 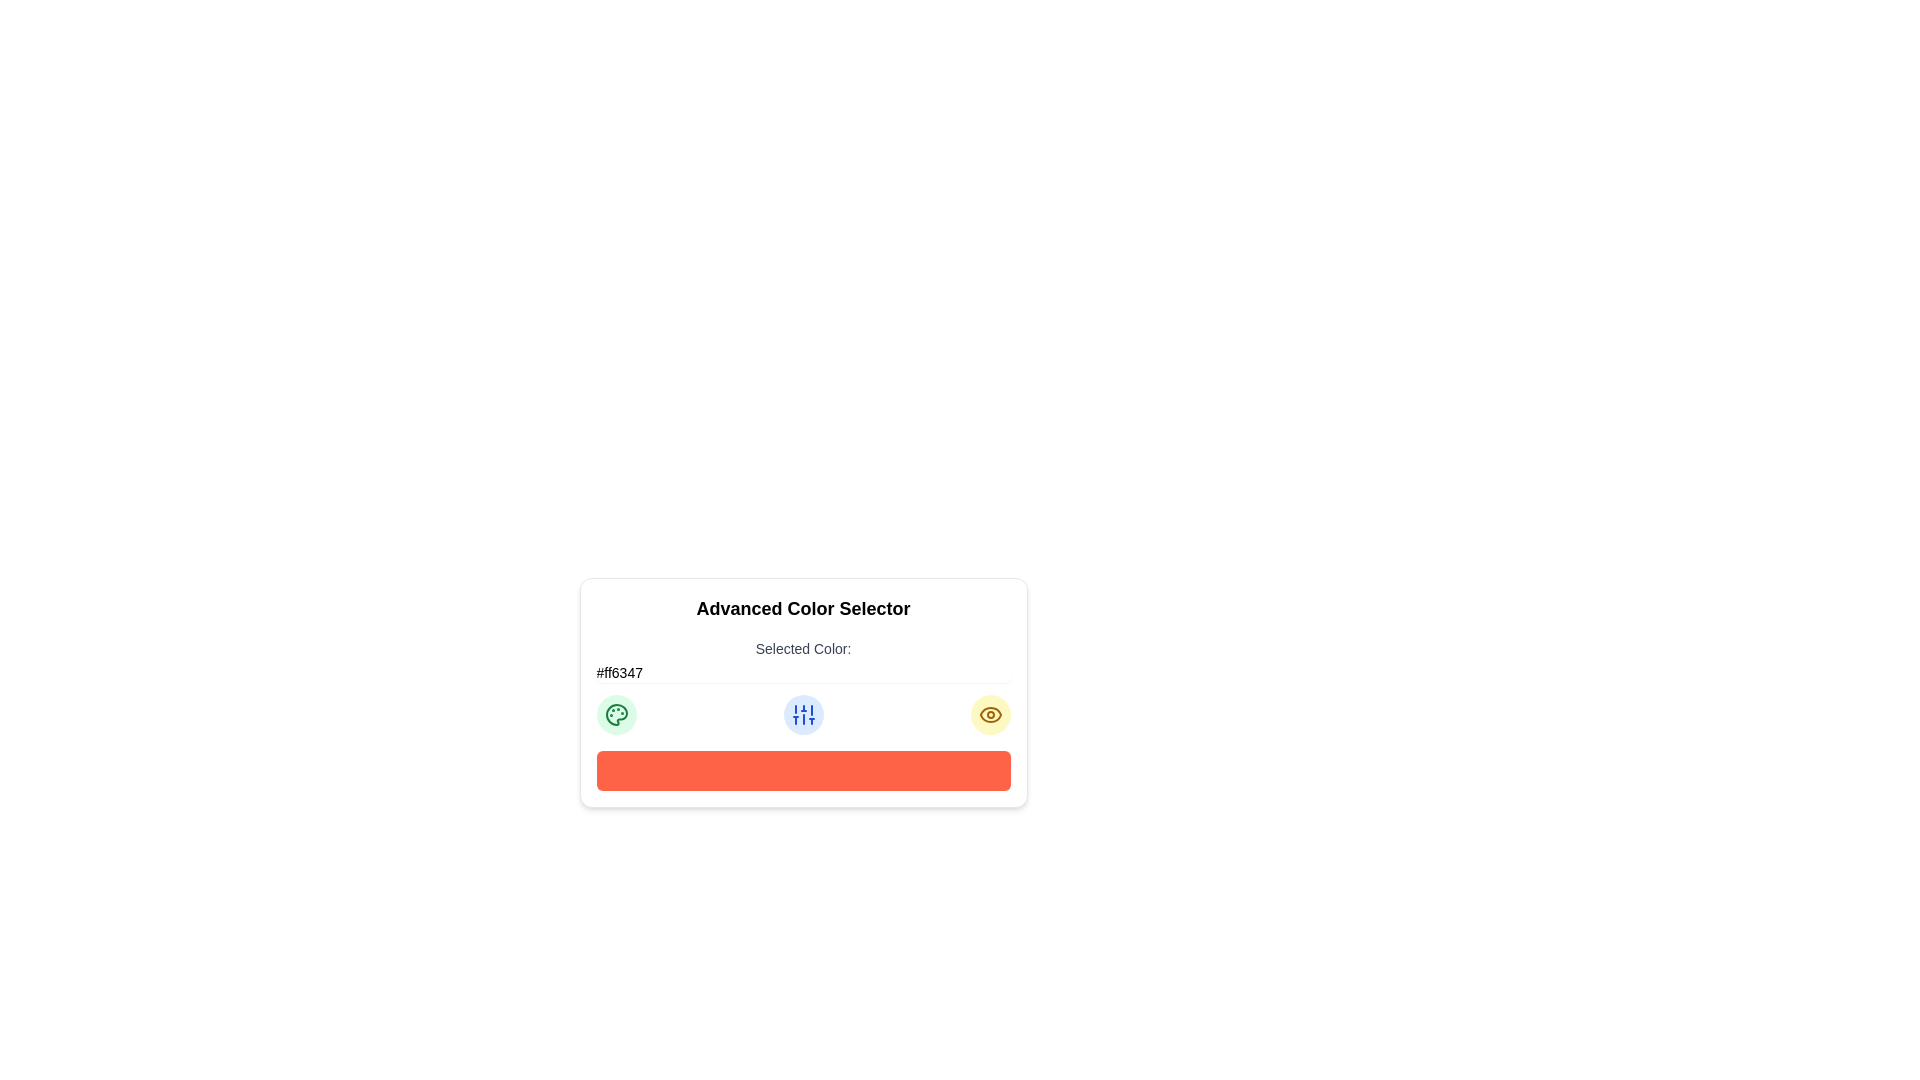 I want to click on the graphic icon resembling a painter's palette, which has a greenish circular background and is located to the leftmost of three circular icons below the text 'Selected Color:' and above a large orange button, so click(x=615, y=713).